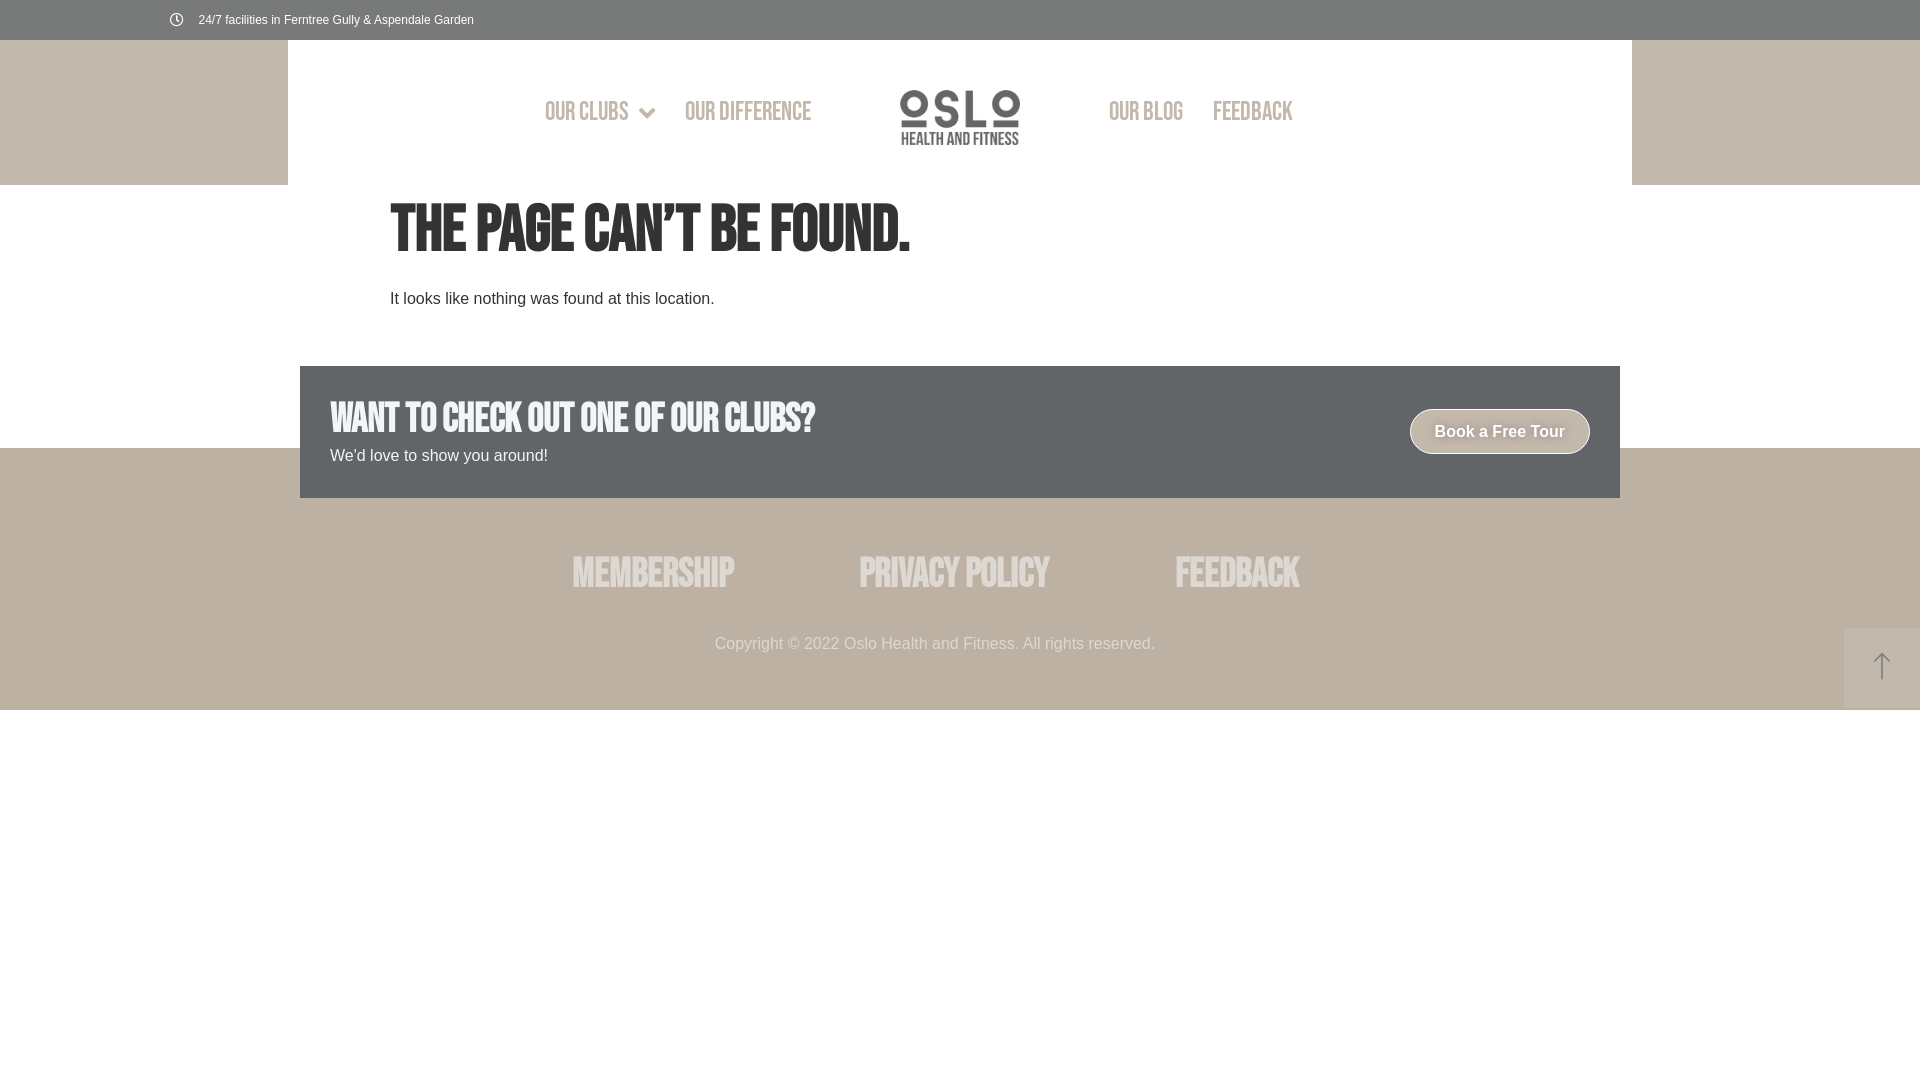 This screenshot has height=1080, width=1920. I want to click on 'Privacy Policy', so click(835, 574).